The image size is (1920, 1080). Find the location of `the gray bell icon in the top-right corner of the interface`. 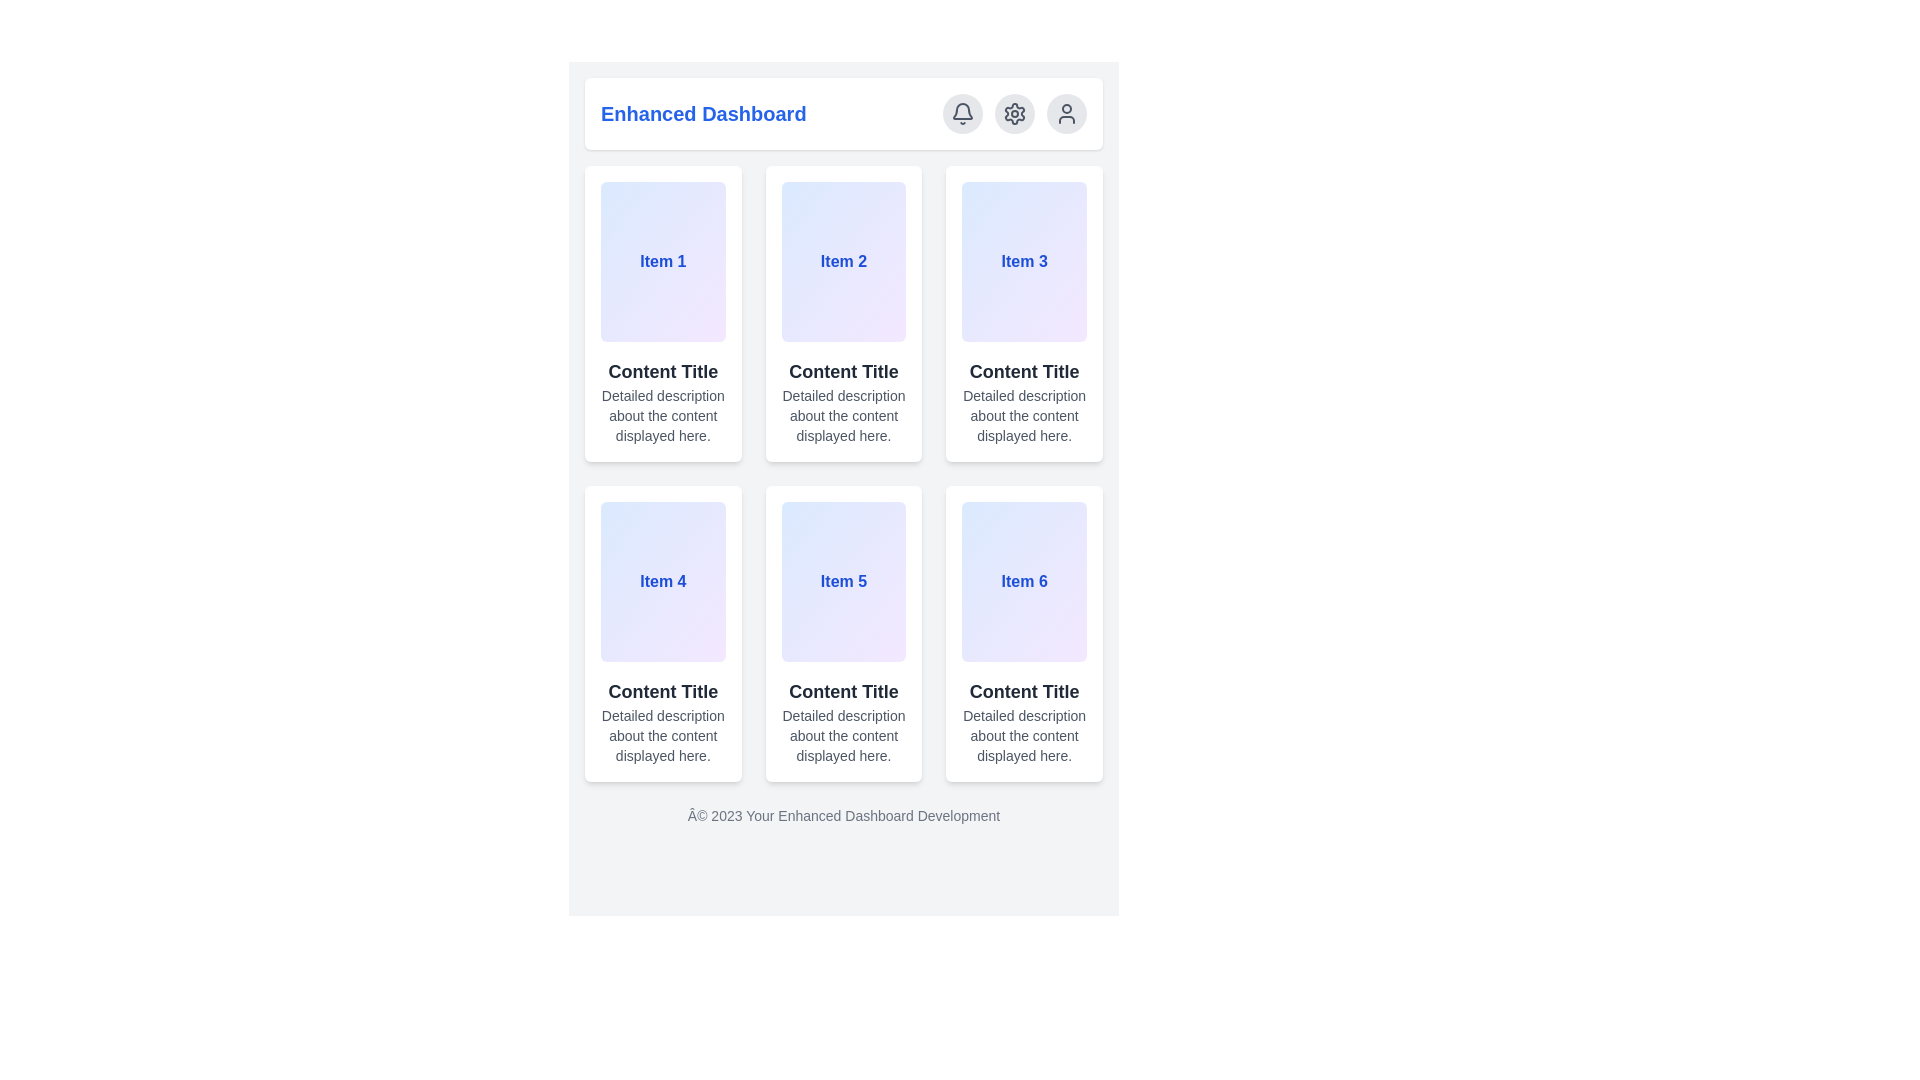

the gray bell icon in the top-right corner of the interface is located at coordinates (963, 114).